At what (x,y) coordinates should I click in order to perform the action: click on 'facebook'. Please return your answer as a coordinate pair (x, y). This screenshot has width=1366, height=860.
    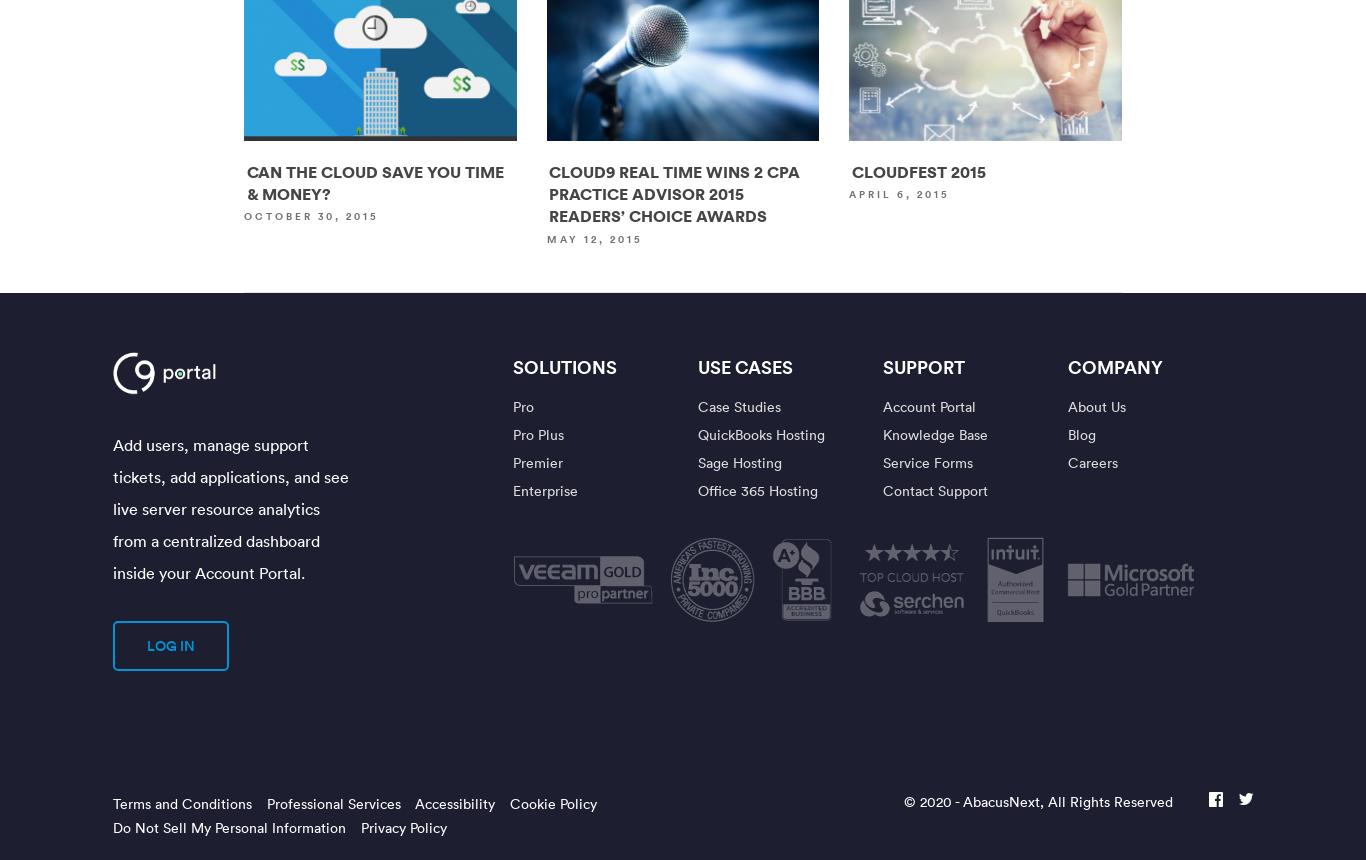
    Looking at the image, I should click on (1216, 801).